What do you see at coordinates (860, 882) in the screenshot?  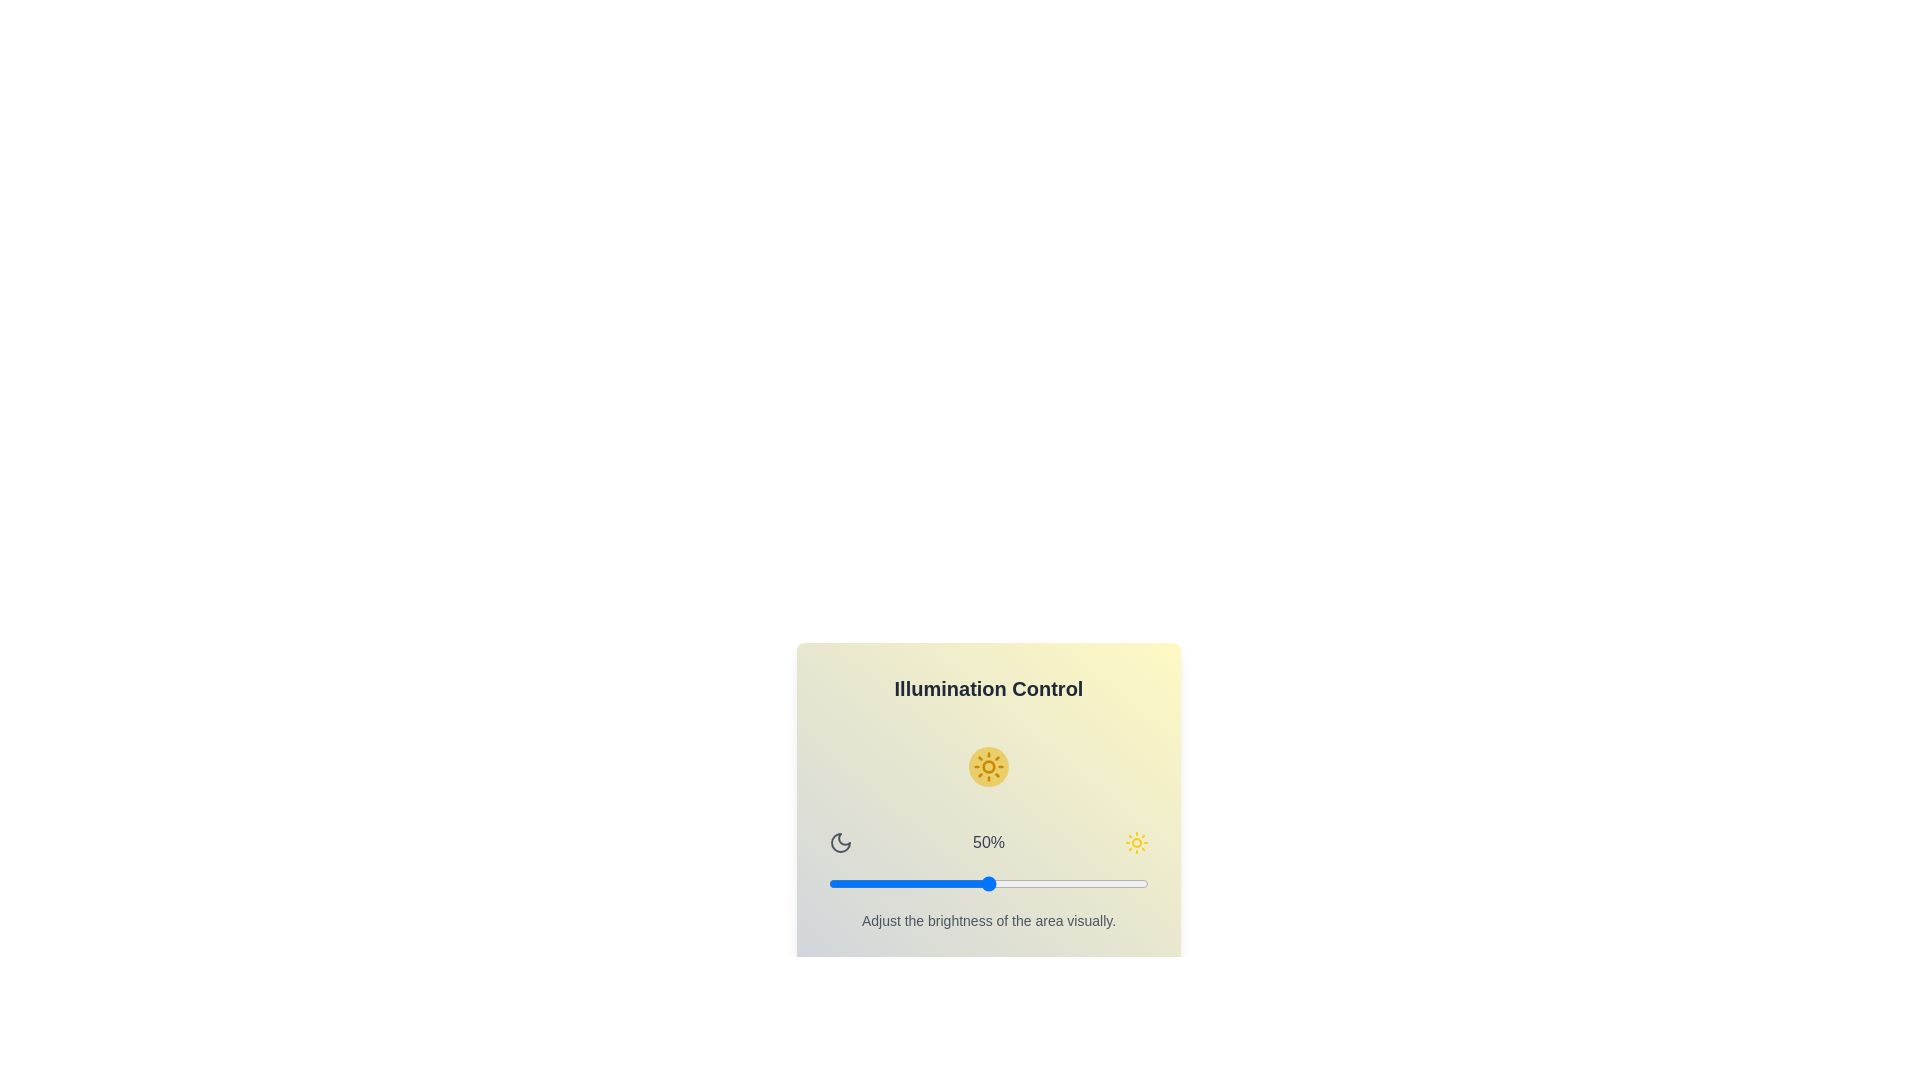 I see `the brightness slider to 10%` at bounding box center [860, 882].